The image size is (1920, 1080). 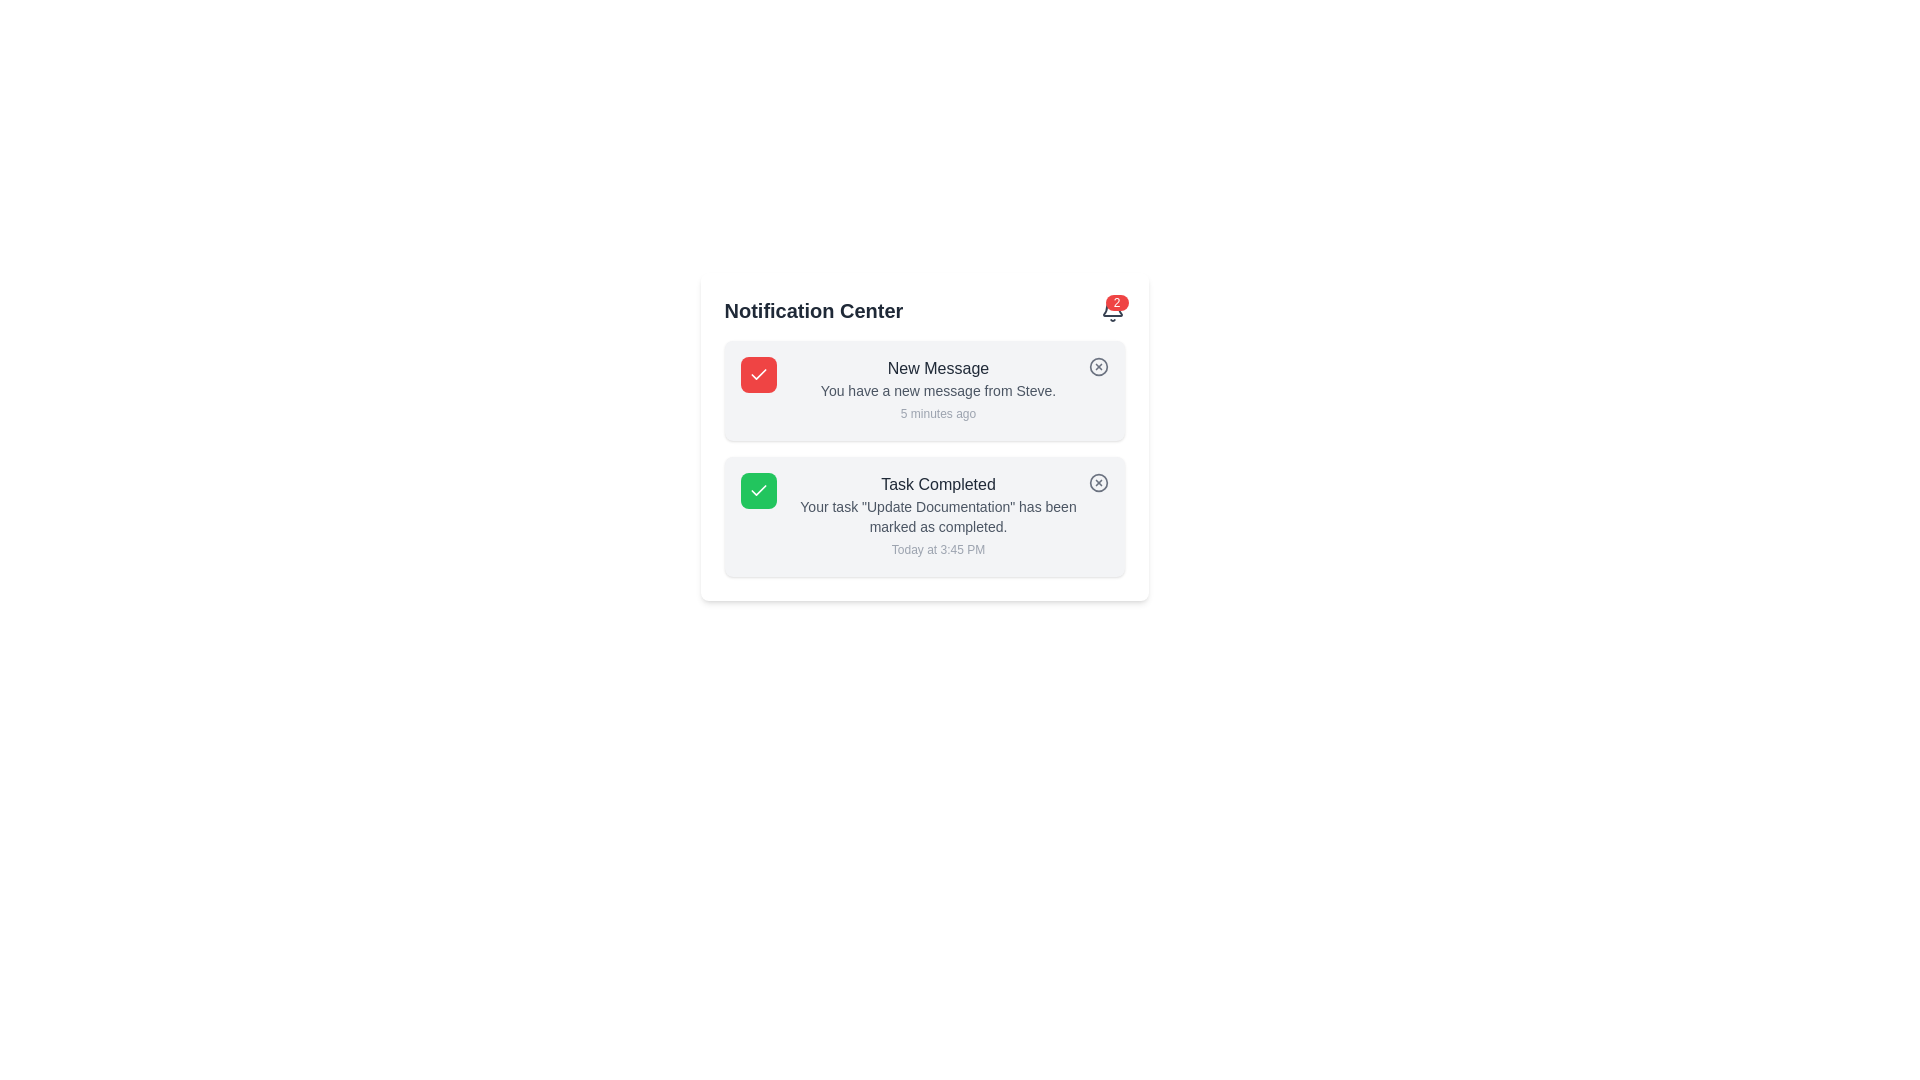 I want to click on the timestamp text label that indicates when a specific notification was received, located below the message from Steve within the 'New Message' notification card, so click(x=937, y=412).